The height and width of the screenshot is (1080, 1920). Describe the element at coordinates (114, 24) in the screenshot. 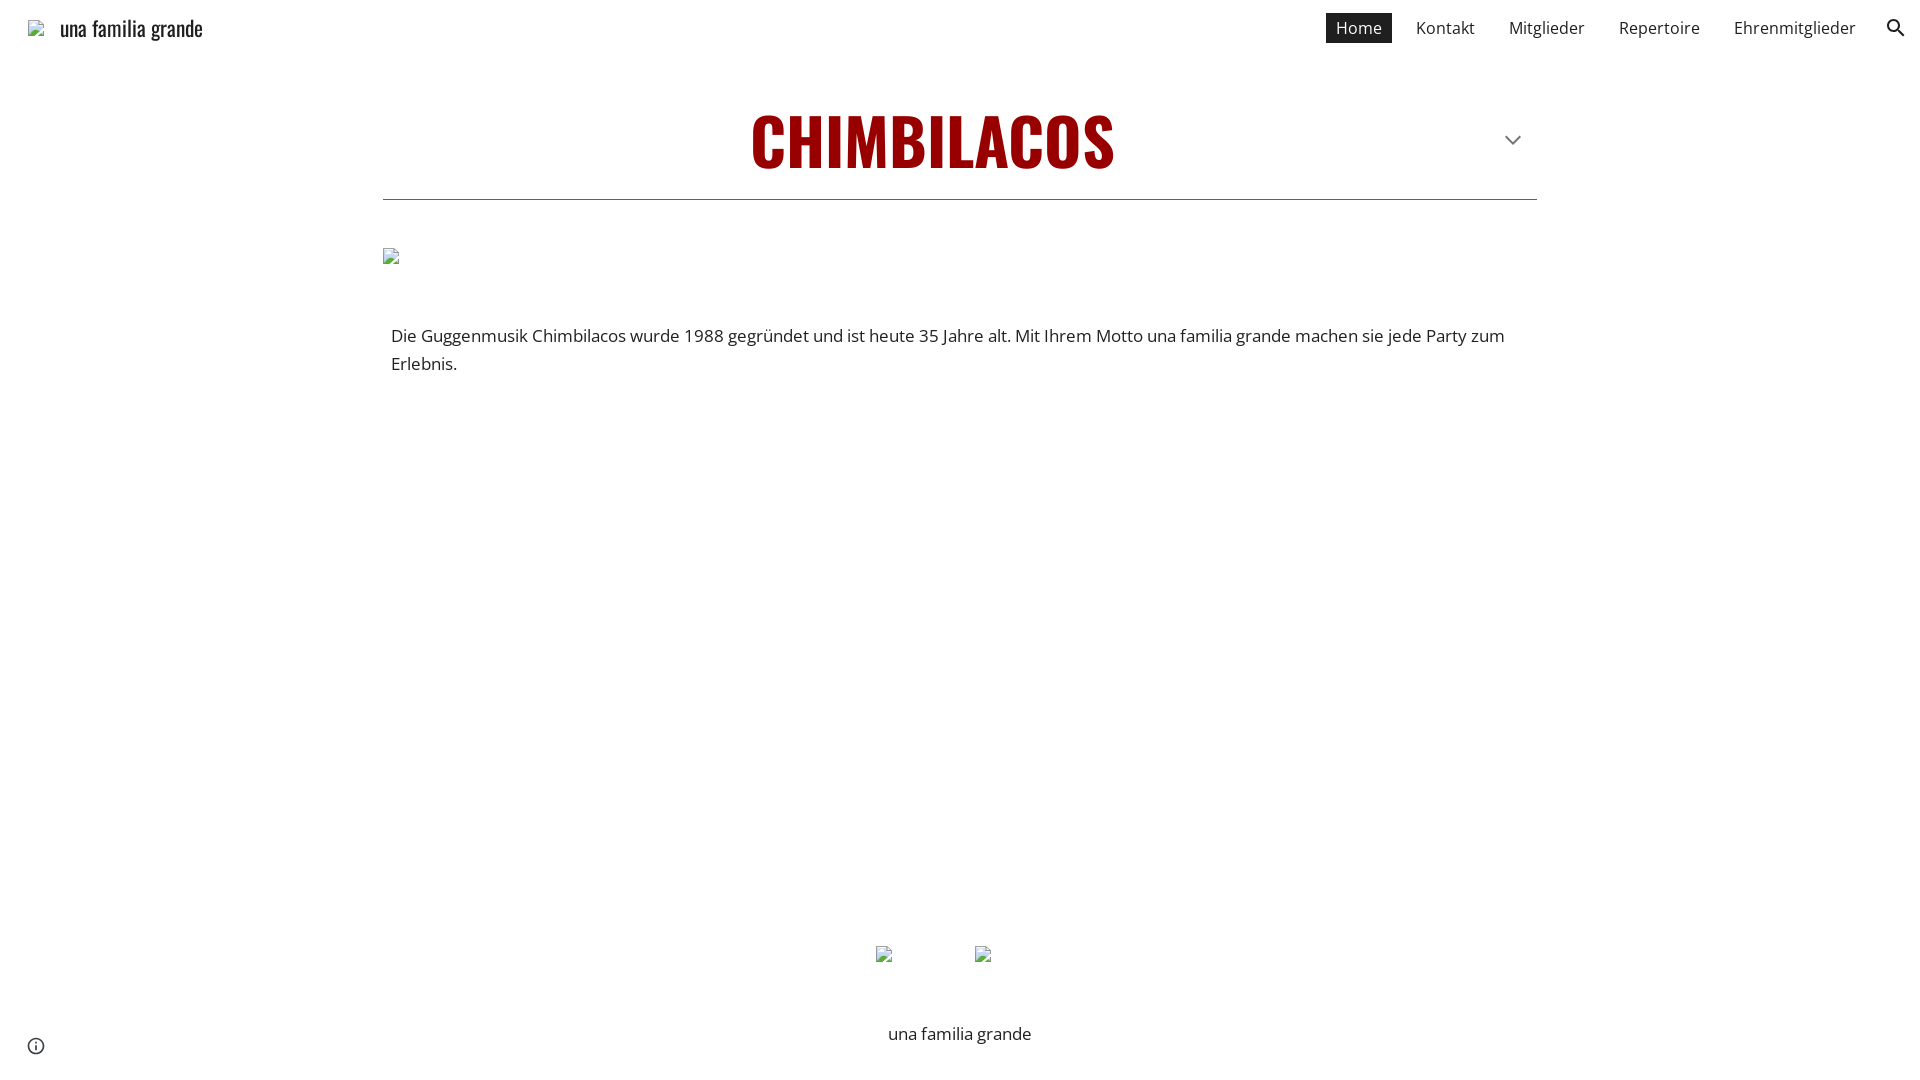

I see `'una familia grande'` at that location.